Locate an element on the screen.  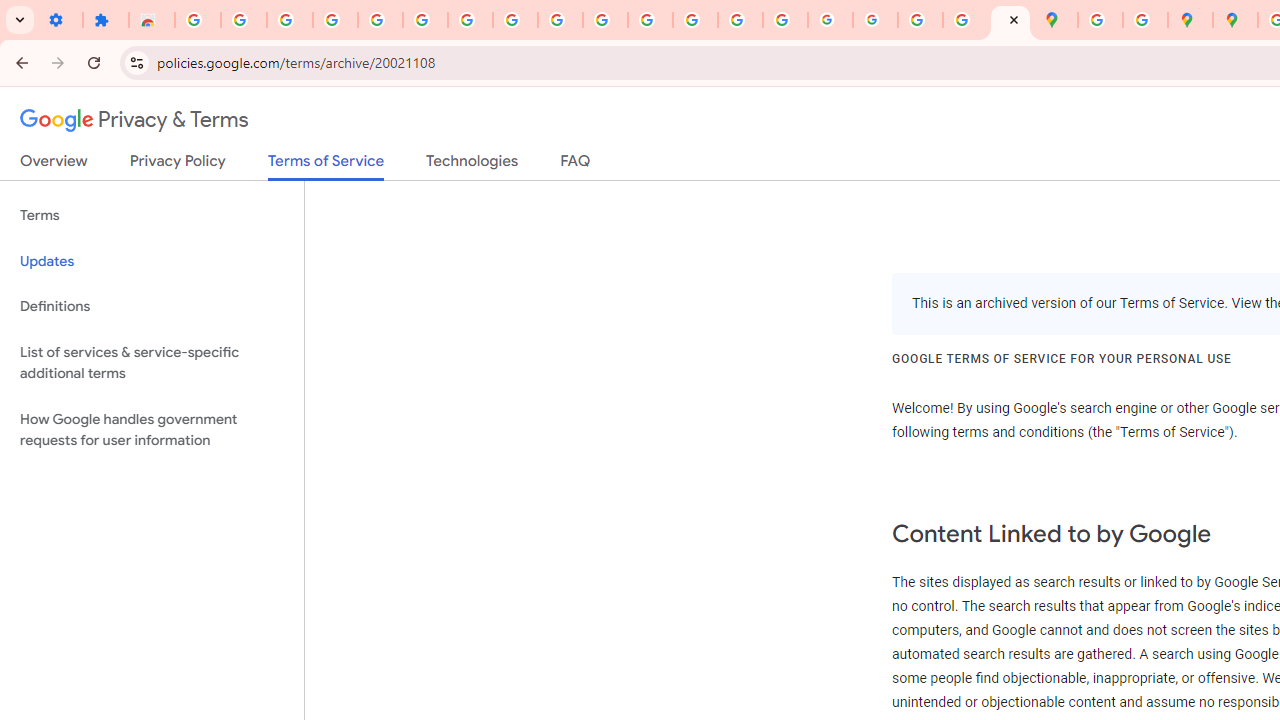
'Extensions' is located at coordinates (105, 20).